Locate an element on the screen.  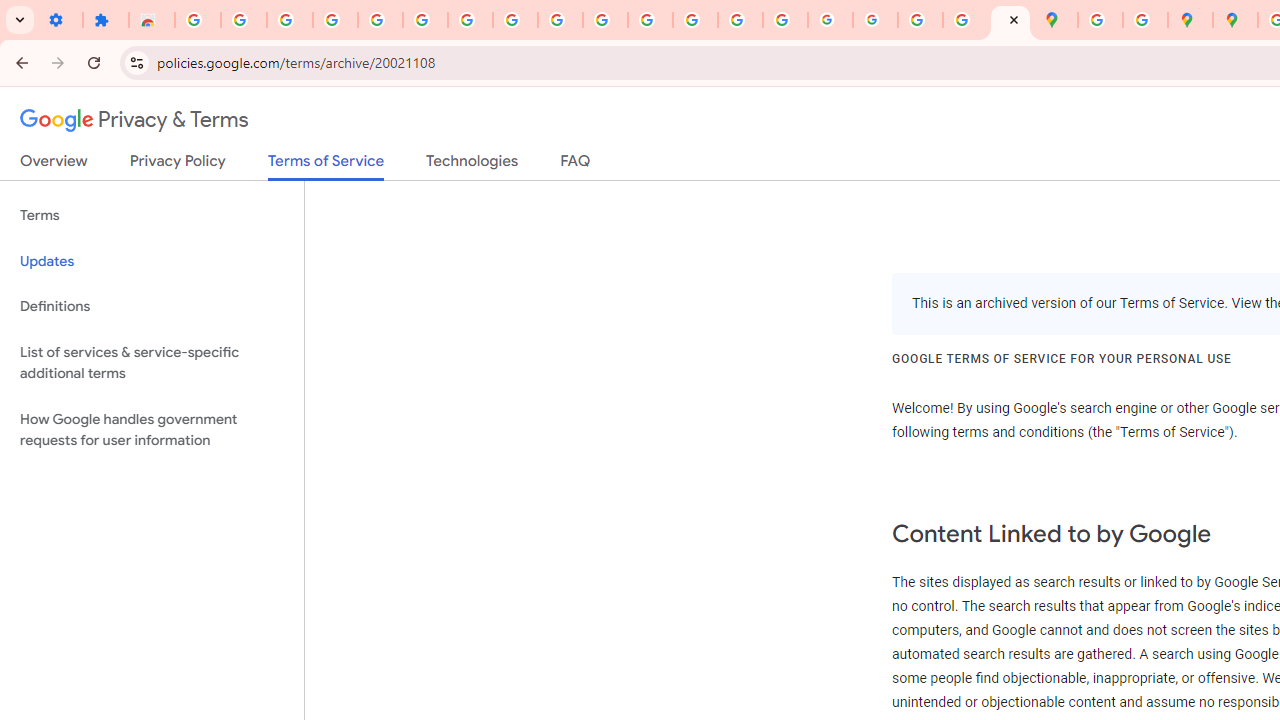
'Extensions' is located at coordinates (105, 20).